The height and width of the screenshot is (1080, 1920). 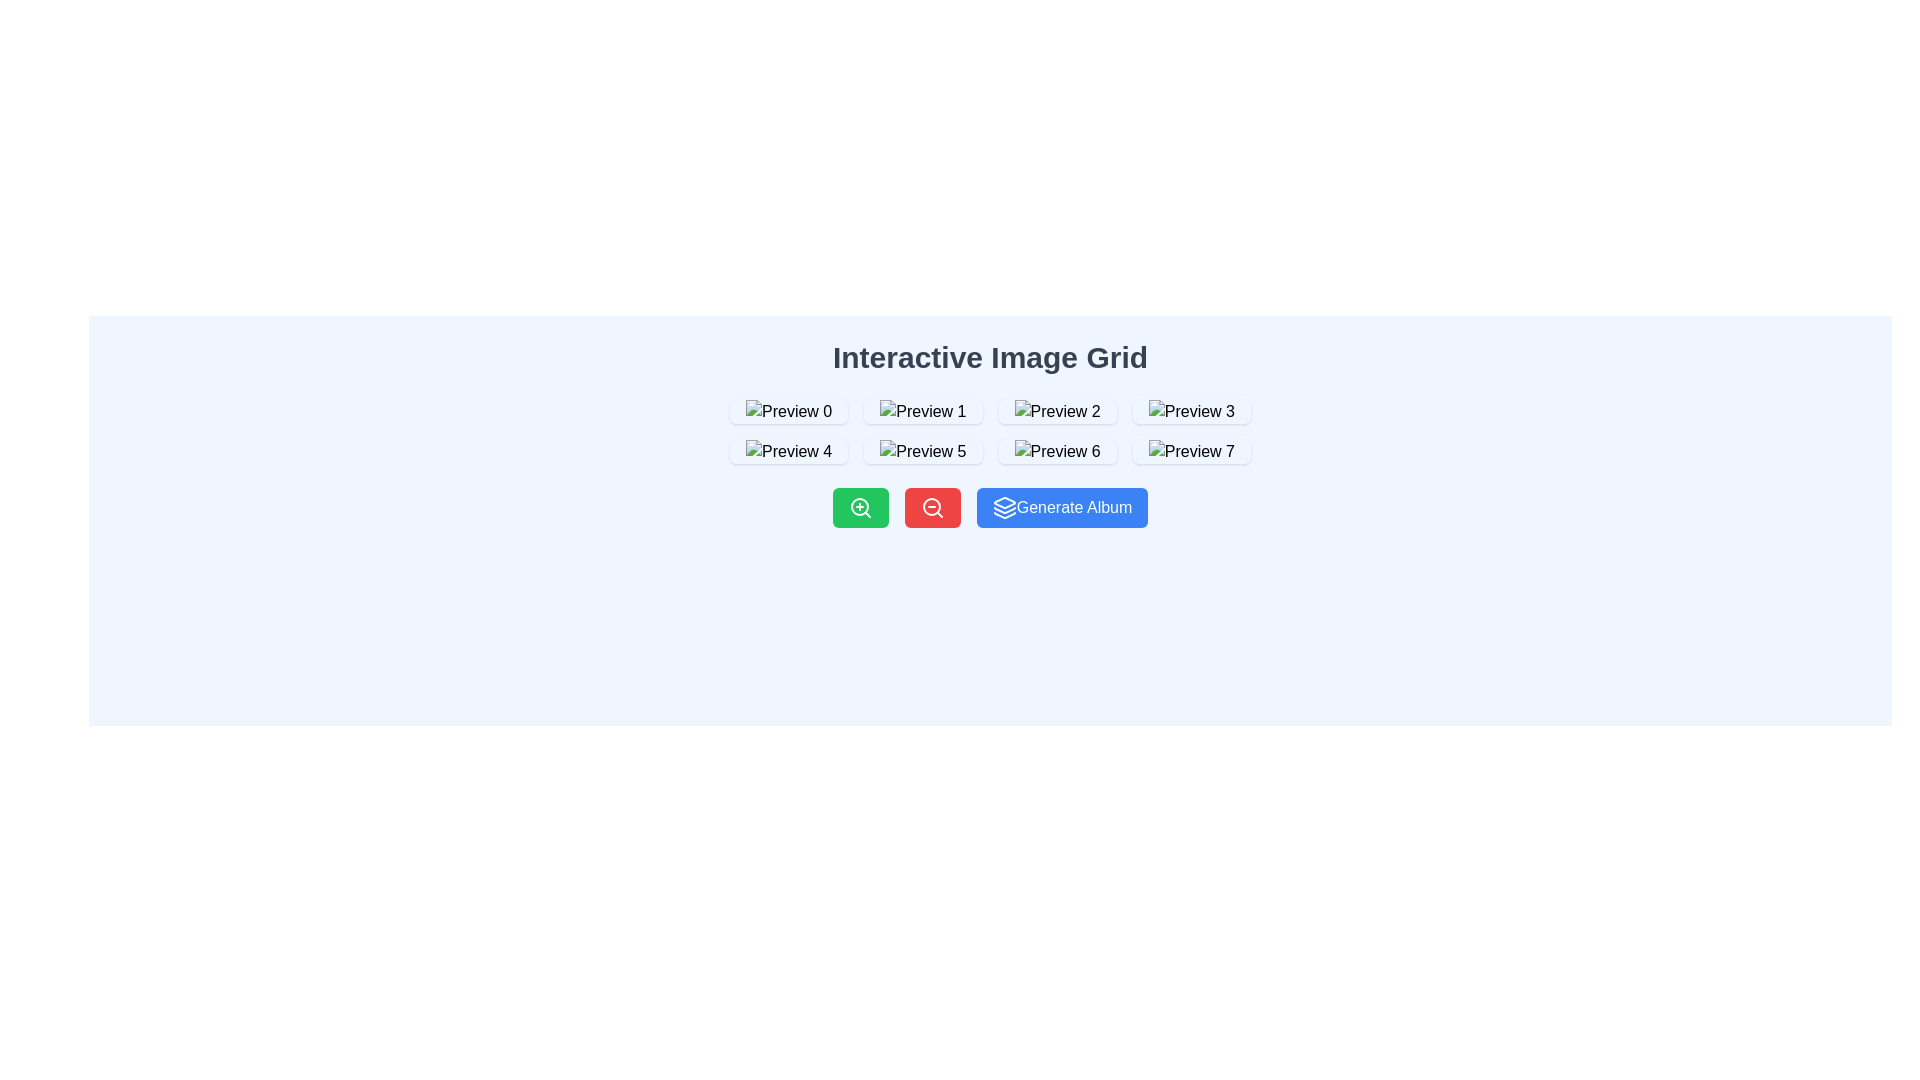 What do you see at coordinates (1191, 451) in the screenshot?
I see `the interactive grid item located in the bottom row, rightmost column of the grid` at bounding box center [1191, 451].